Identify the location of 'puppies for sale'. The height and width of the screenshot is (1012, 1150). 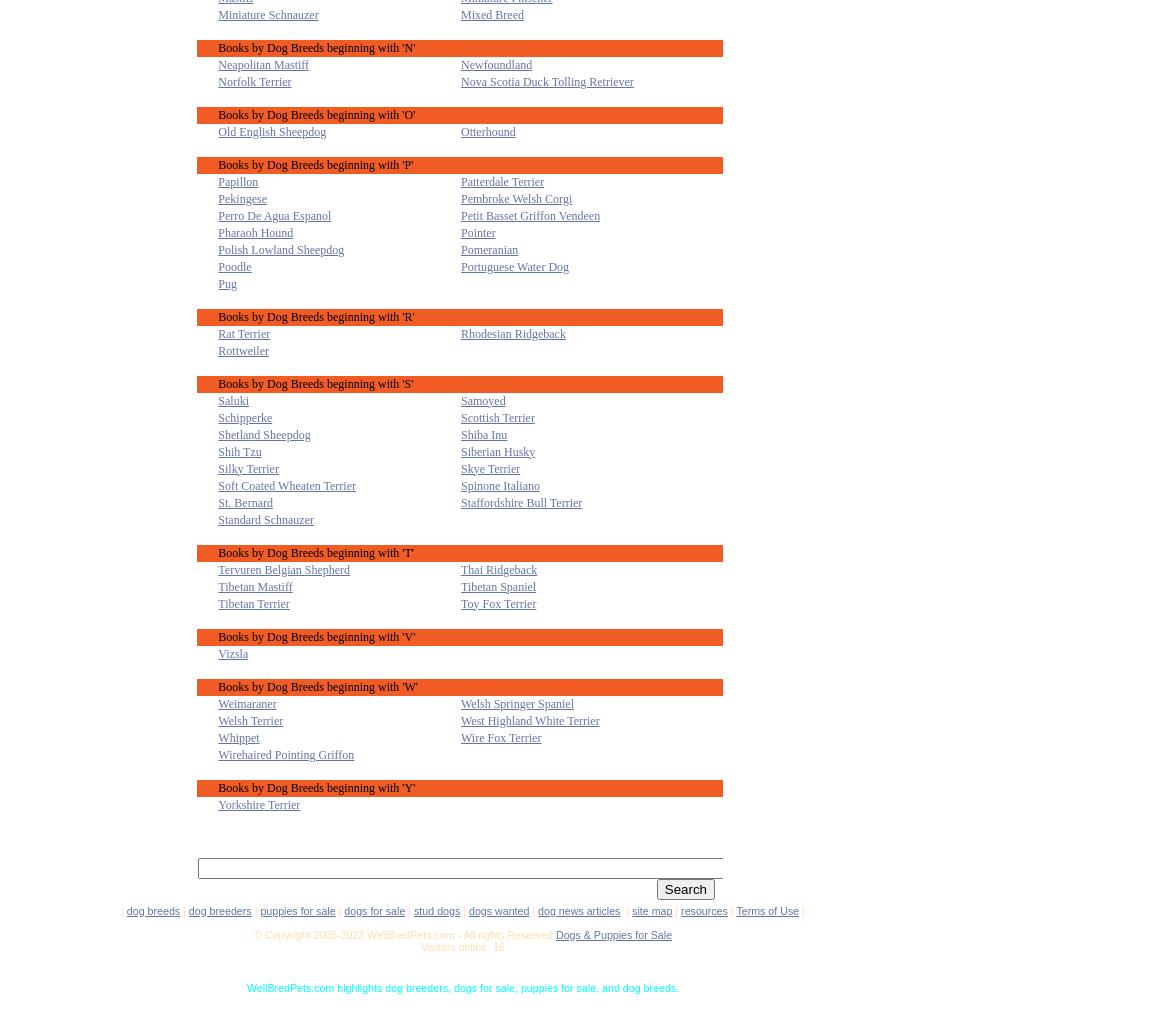
(297, 909).